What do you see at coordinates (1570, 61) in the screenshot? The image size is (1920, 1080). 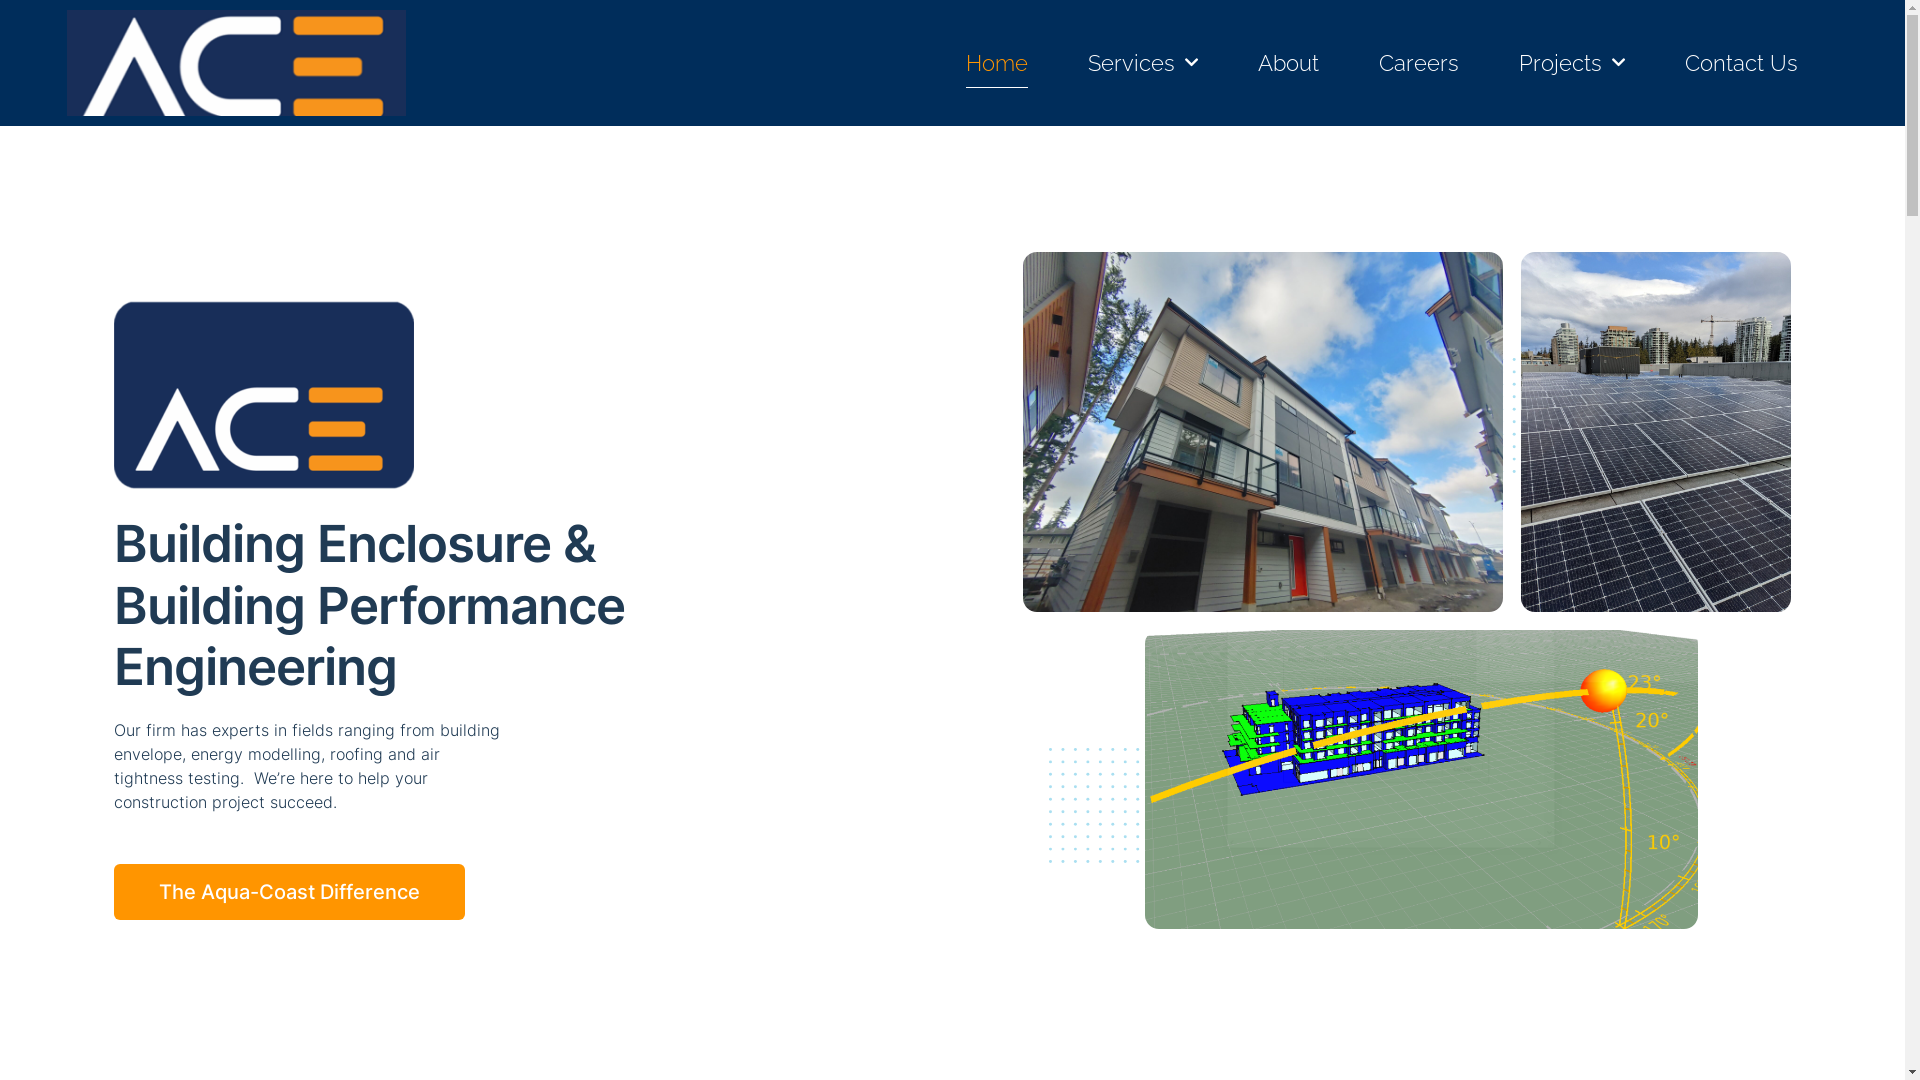 I see `'Projects'` at bounding box center [1570, 61].